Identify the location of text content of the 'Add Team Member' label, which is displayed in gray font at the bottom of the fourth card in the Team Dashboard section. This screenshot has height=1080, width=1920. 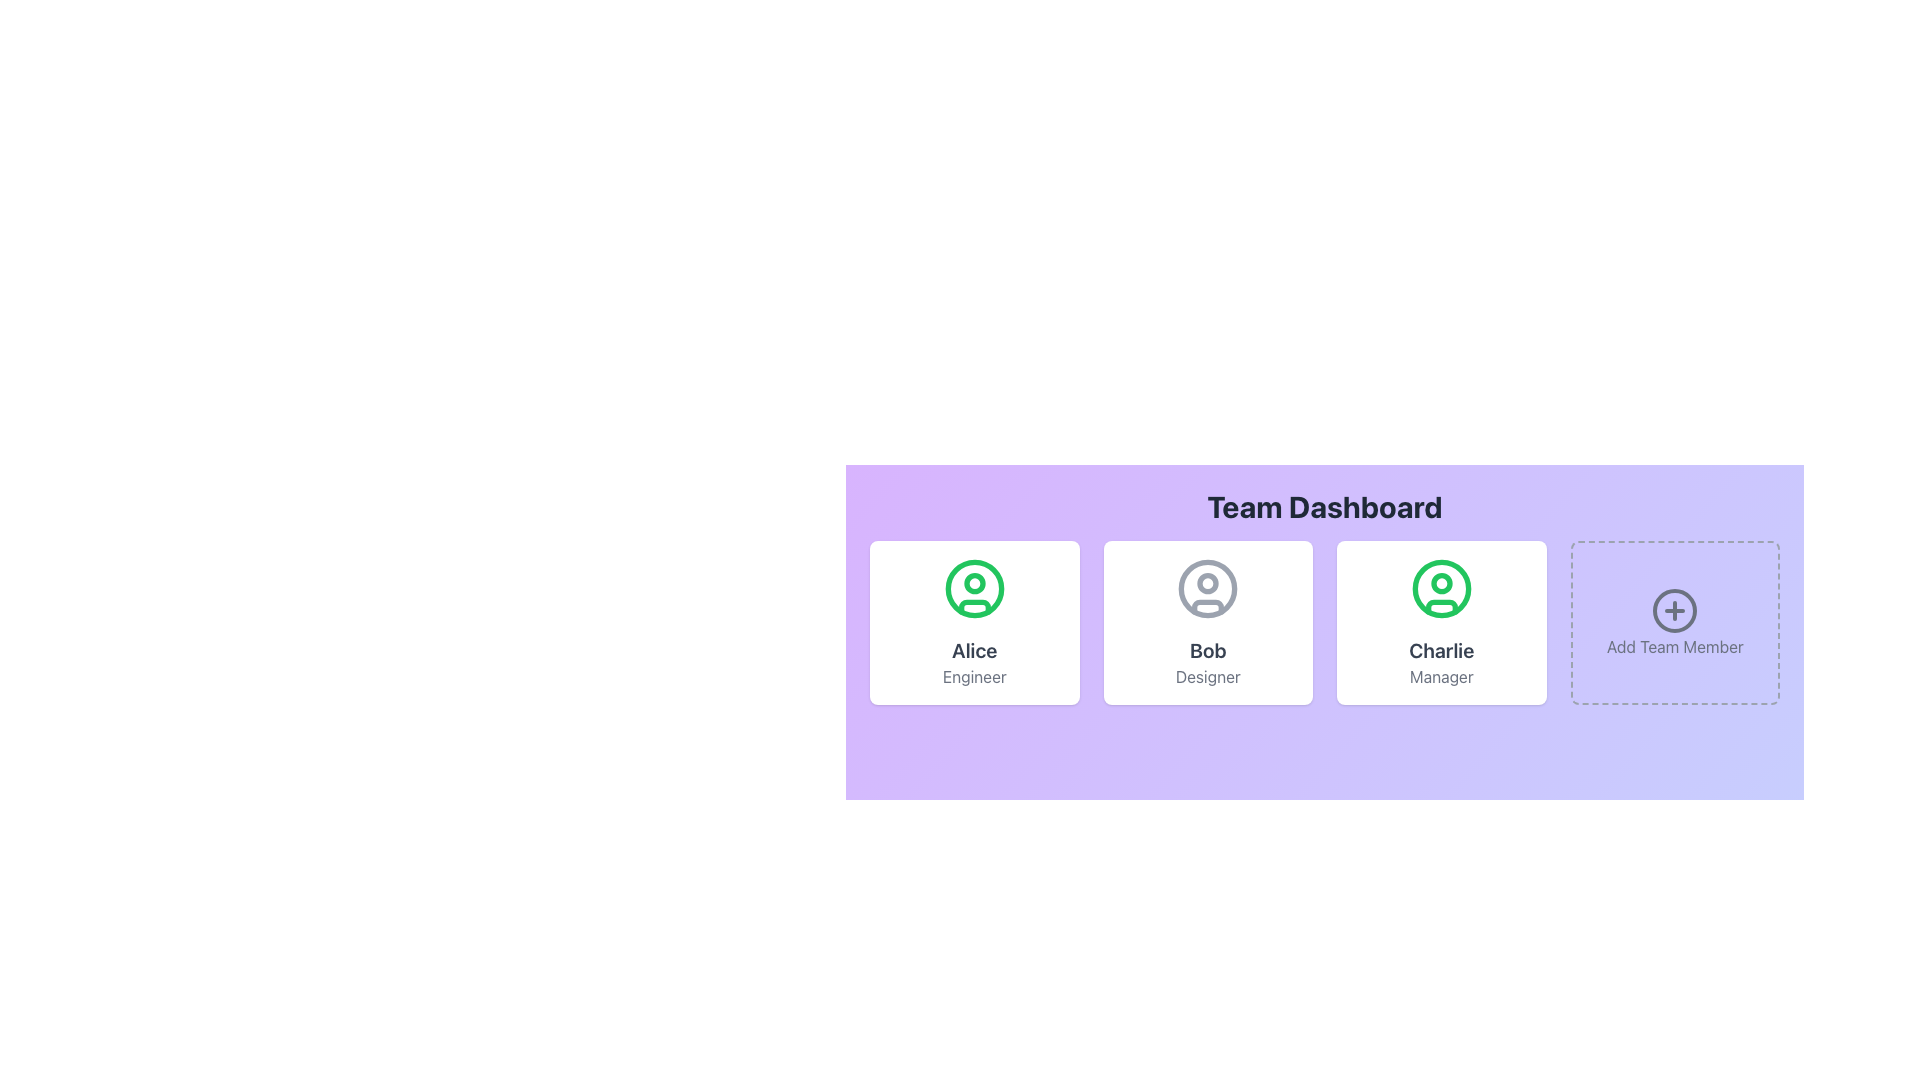
(1675, 647).